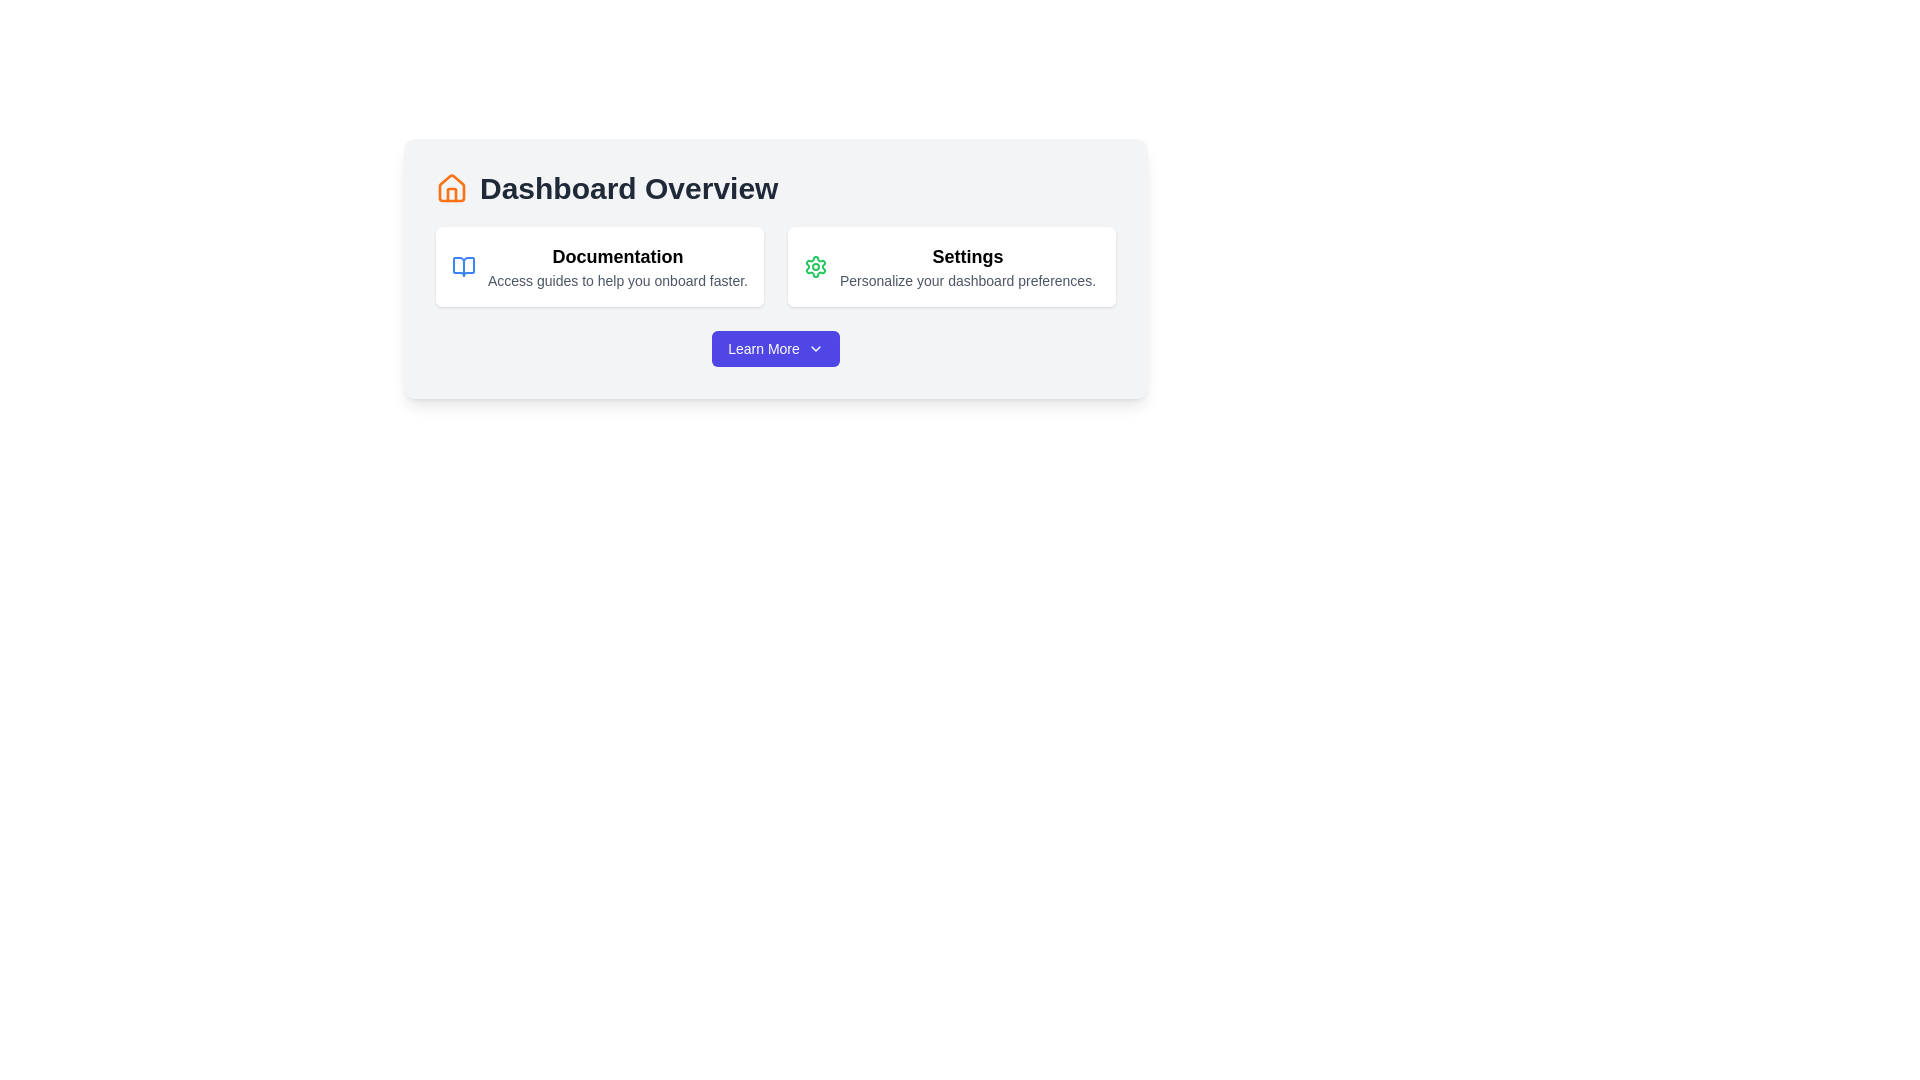  Describe the element at coordinates (617, 281) in the screenshot. I see `the text element reading 'Access guides to help you onboard faster.' which is styled in small gray text and positioned below the 'Documentation' heading within a card-like section` at that location.